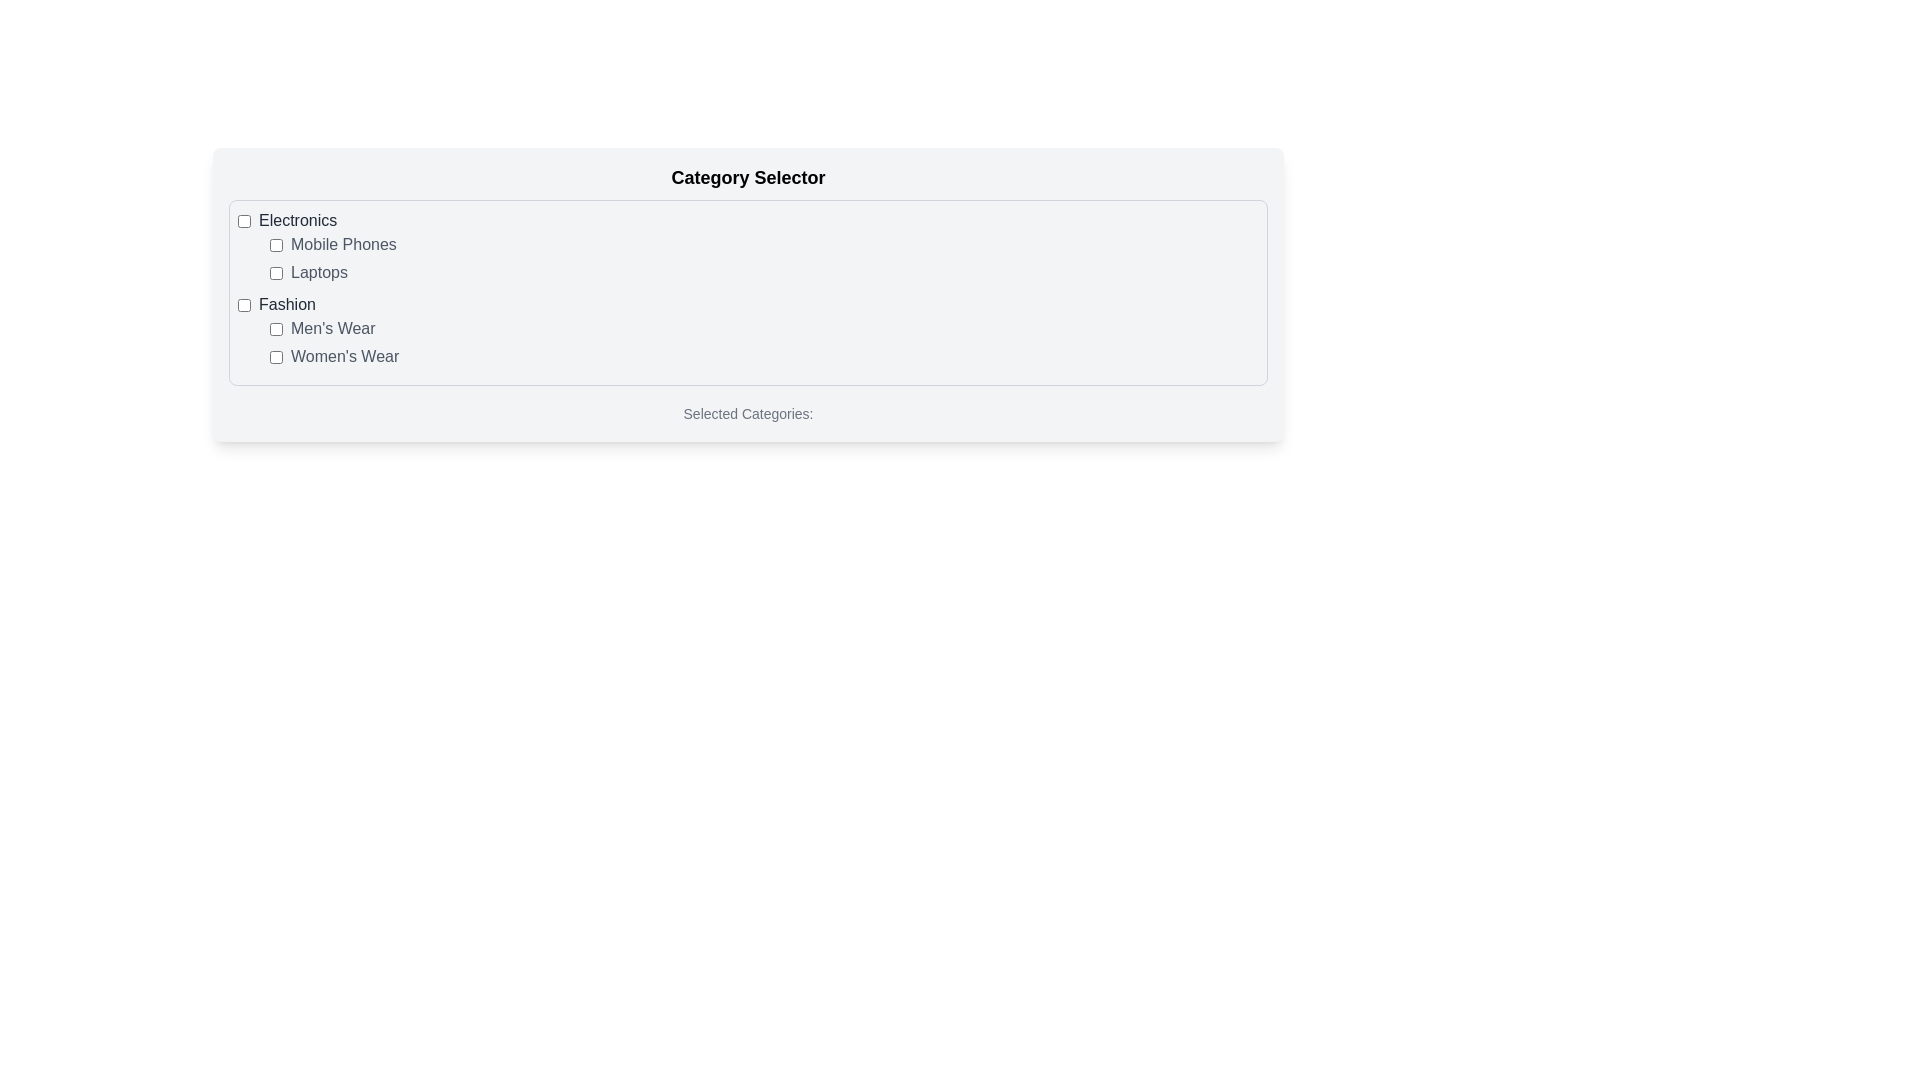  I want to click on the 'Men's Wear' label element, so click(333, 327).